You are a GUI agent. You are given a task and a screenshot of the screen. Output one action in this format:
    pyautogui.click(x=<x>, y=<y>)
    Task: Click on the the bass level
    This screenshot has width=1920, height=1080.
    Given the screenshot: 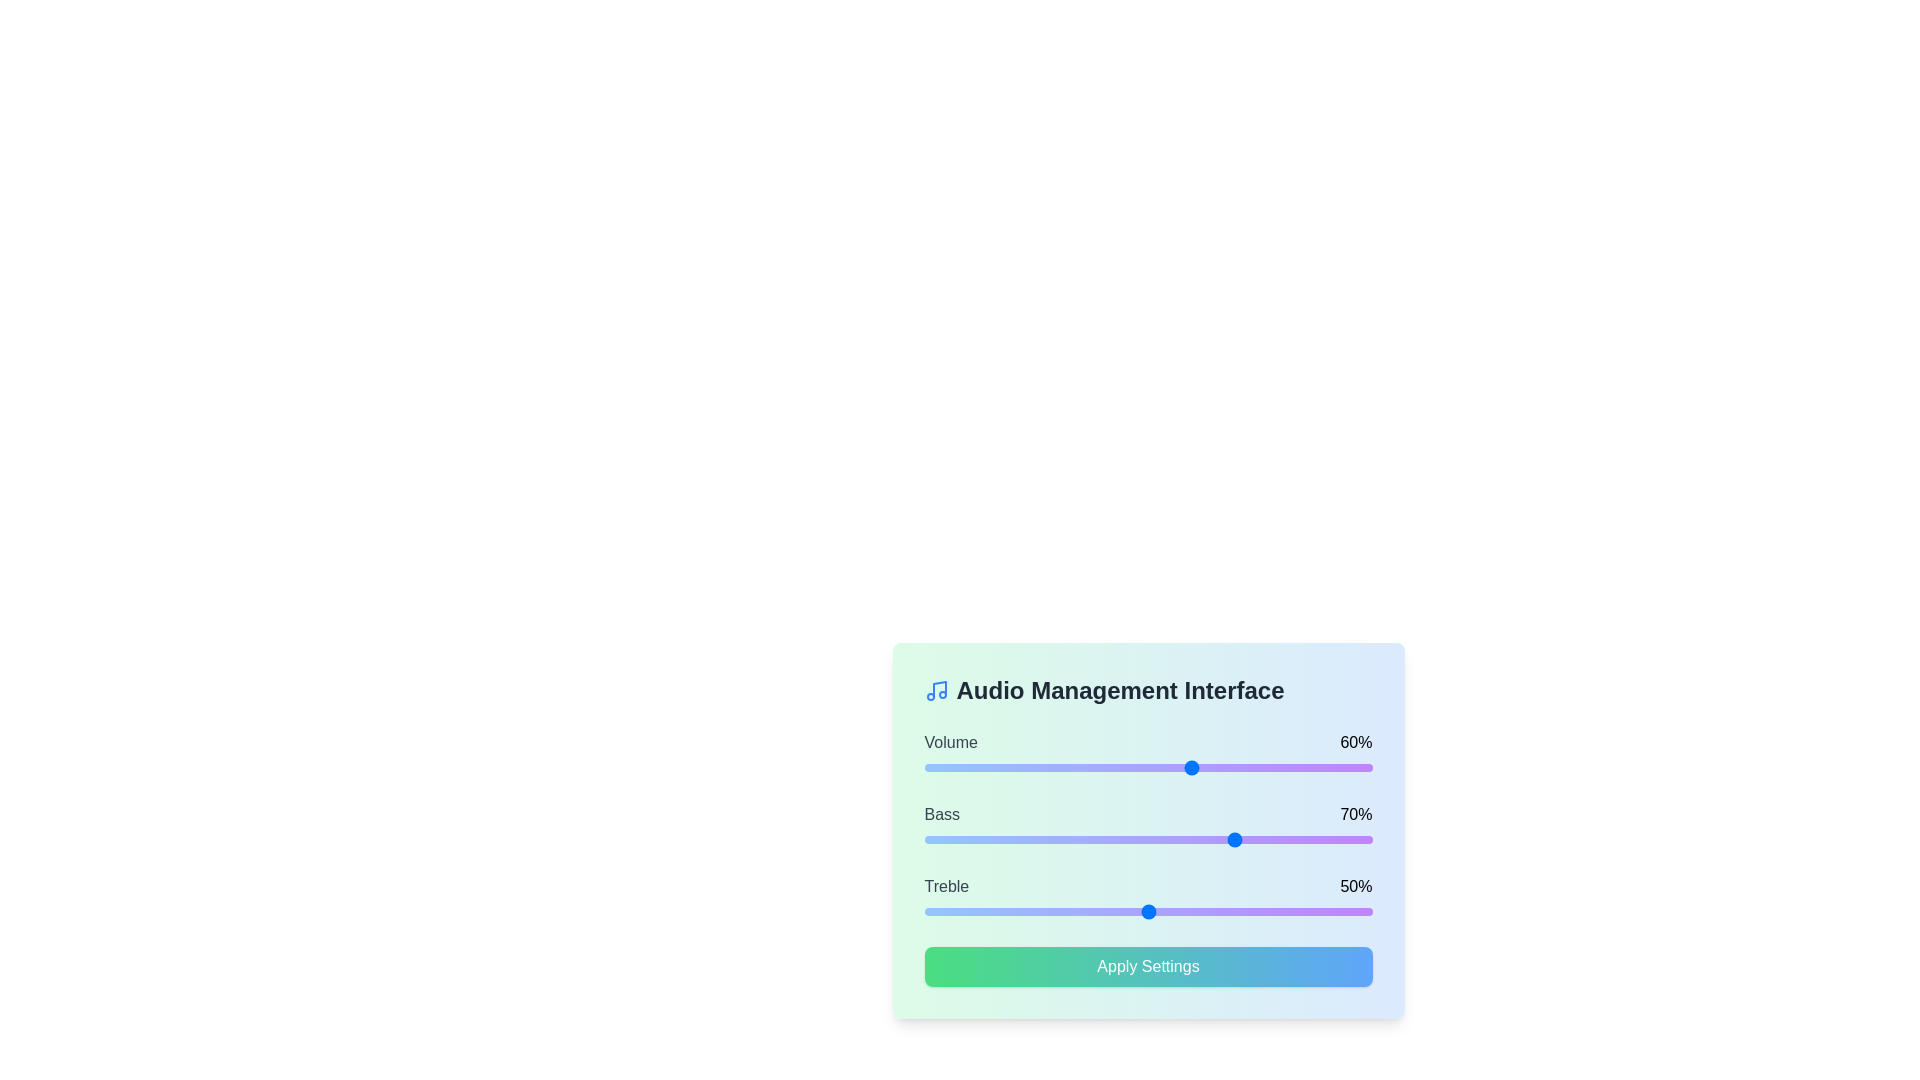 What is the action you would take?
    pyautogui.click(x=1107, y=840)
    